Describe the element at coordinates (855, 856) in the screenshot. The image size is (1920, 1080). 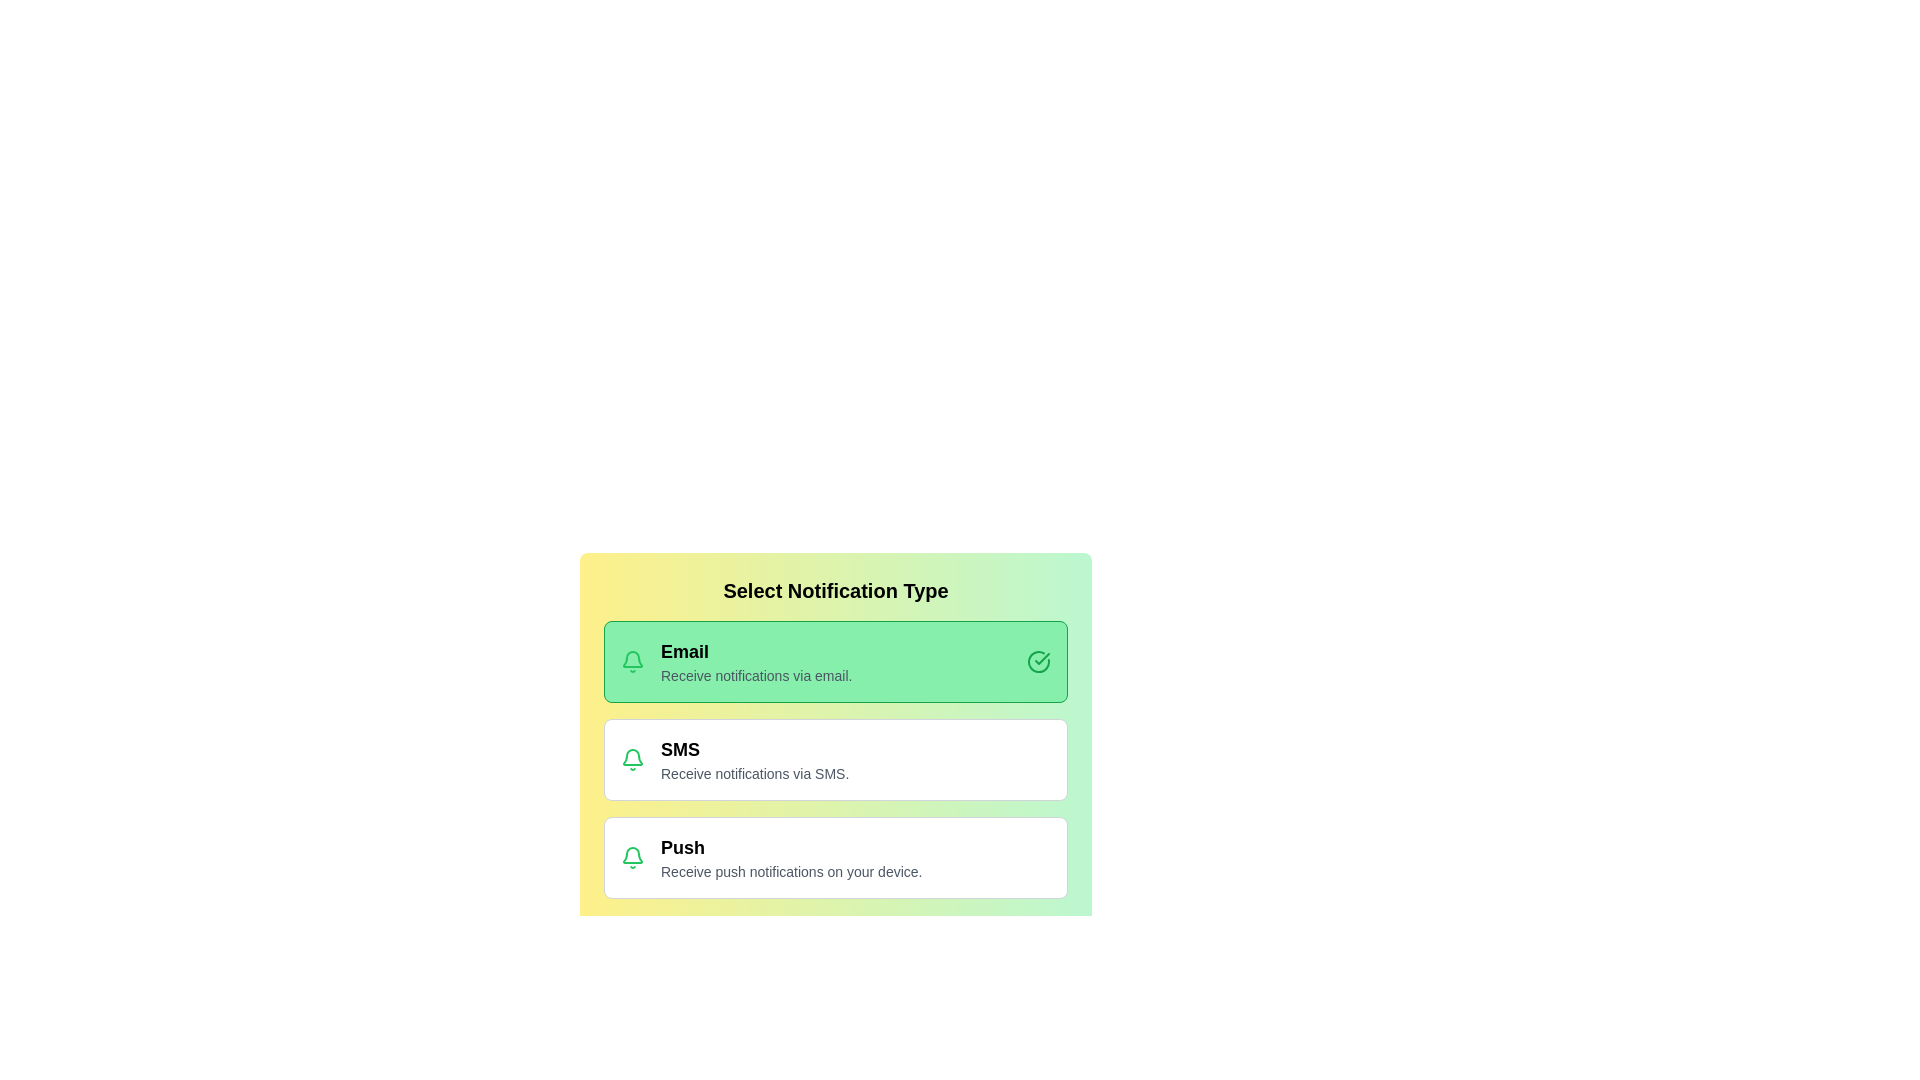
I see `the 'Push Notifications' button, which is the third selectable option under the 'Select Notification Type' header, located below the 'Email' and 'SMS' options` at that location.